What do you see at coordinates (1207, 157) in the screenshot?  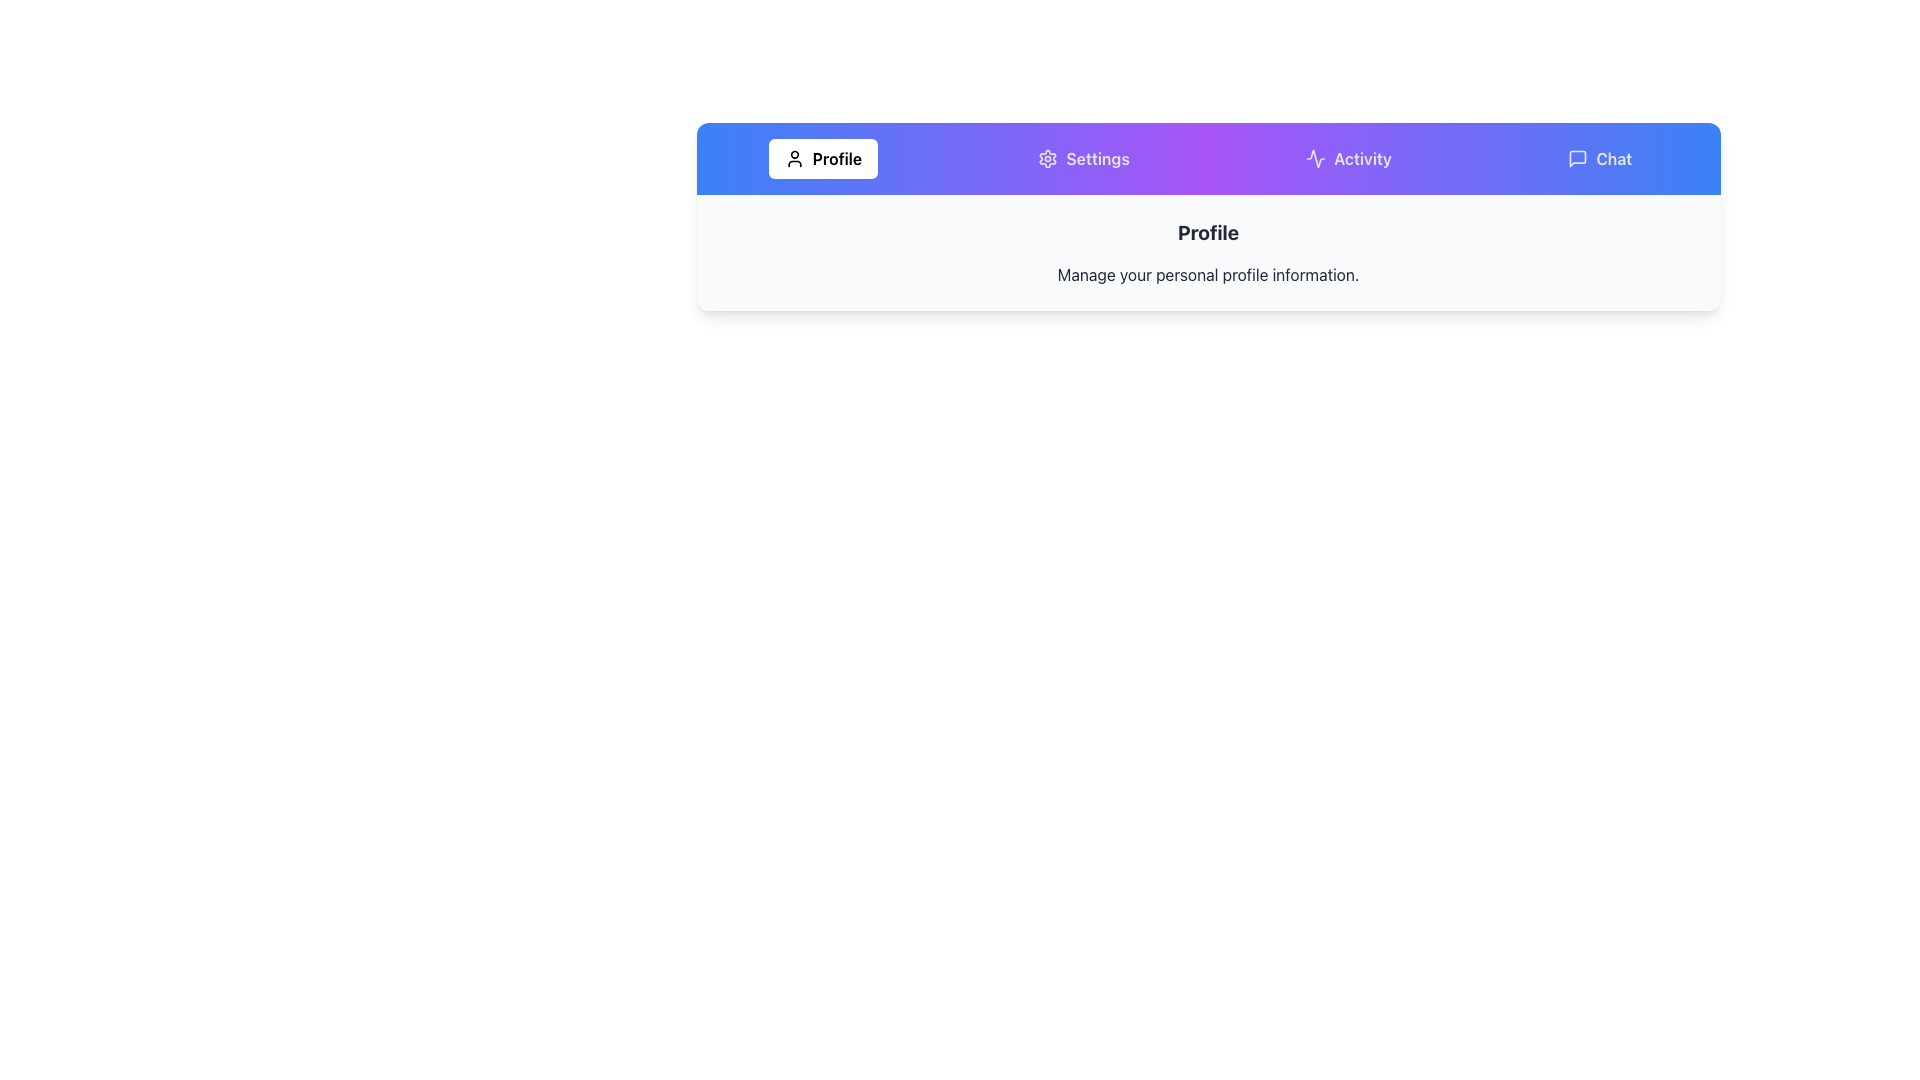 I see `the Navigation Bar which contains sections labeled 'Profile', 'Settings', 'Activity', and 'Chat'` at bounding box center [1207, 157].